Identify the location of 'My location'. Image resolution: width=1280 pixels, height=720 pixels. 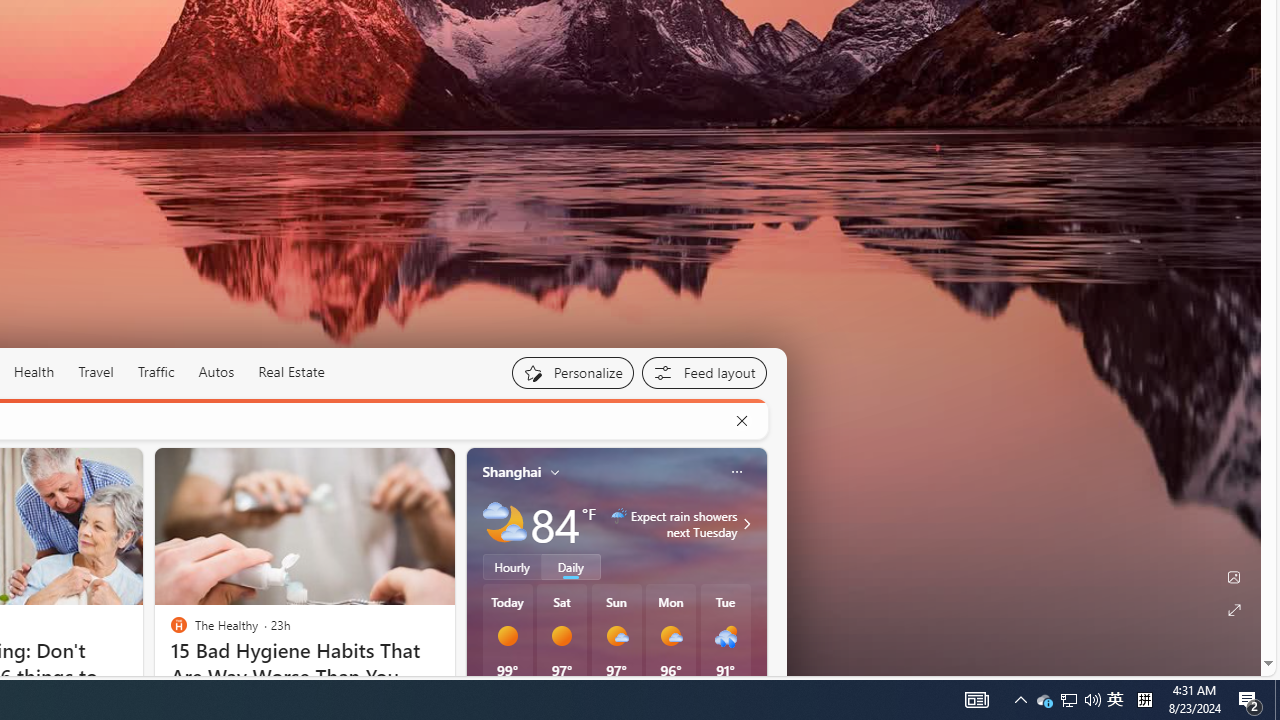
(555, 471).